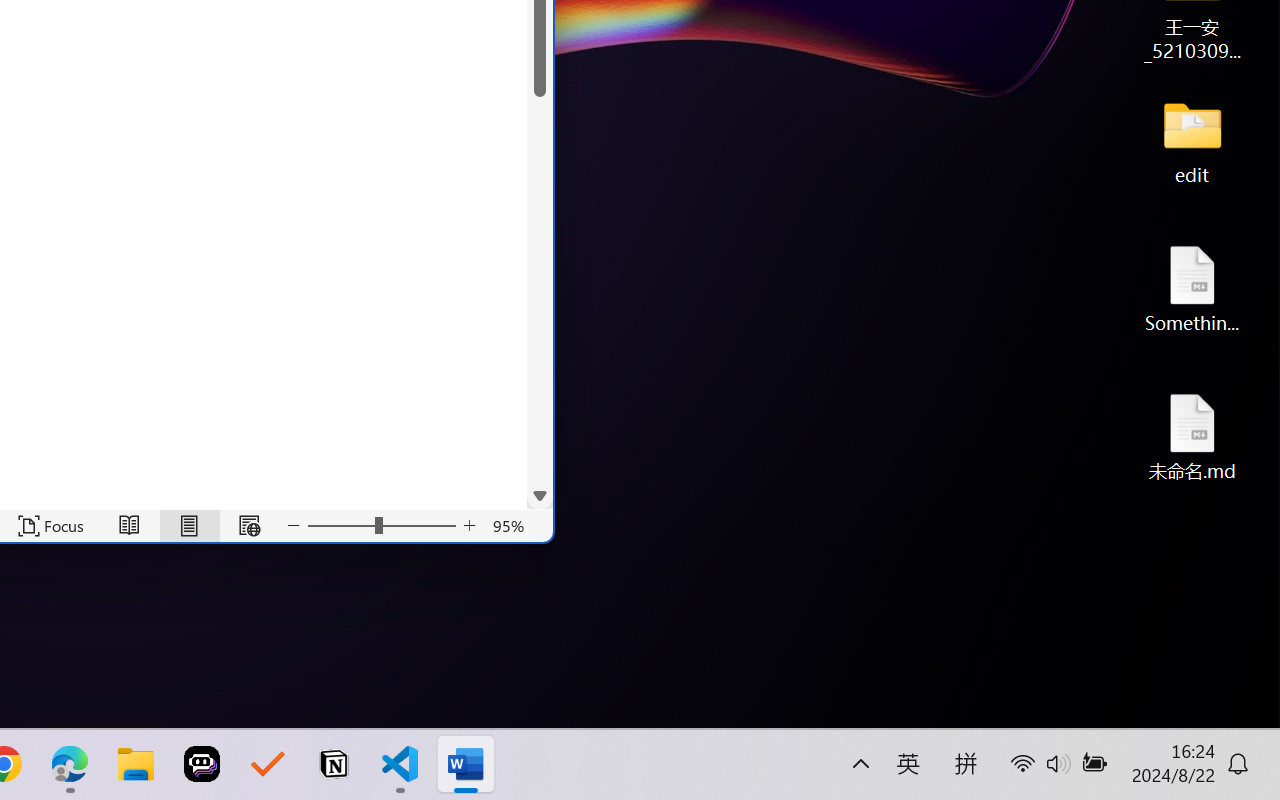  Describe the element at coordinates (202, 764) in the screenshot. I see `'Poe'` at that location.